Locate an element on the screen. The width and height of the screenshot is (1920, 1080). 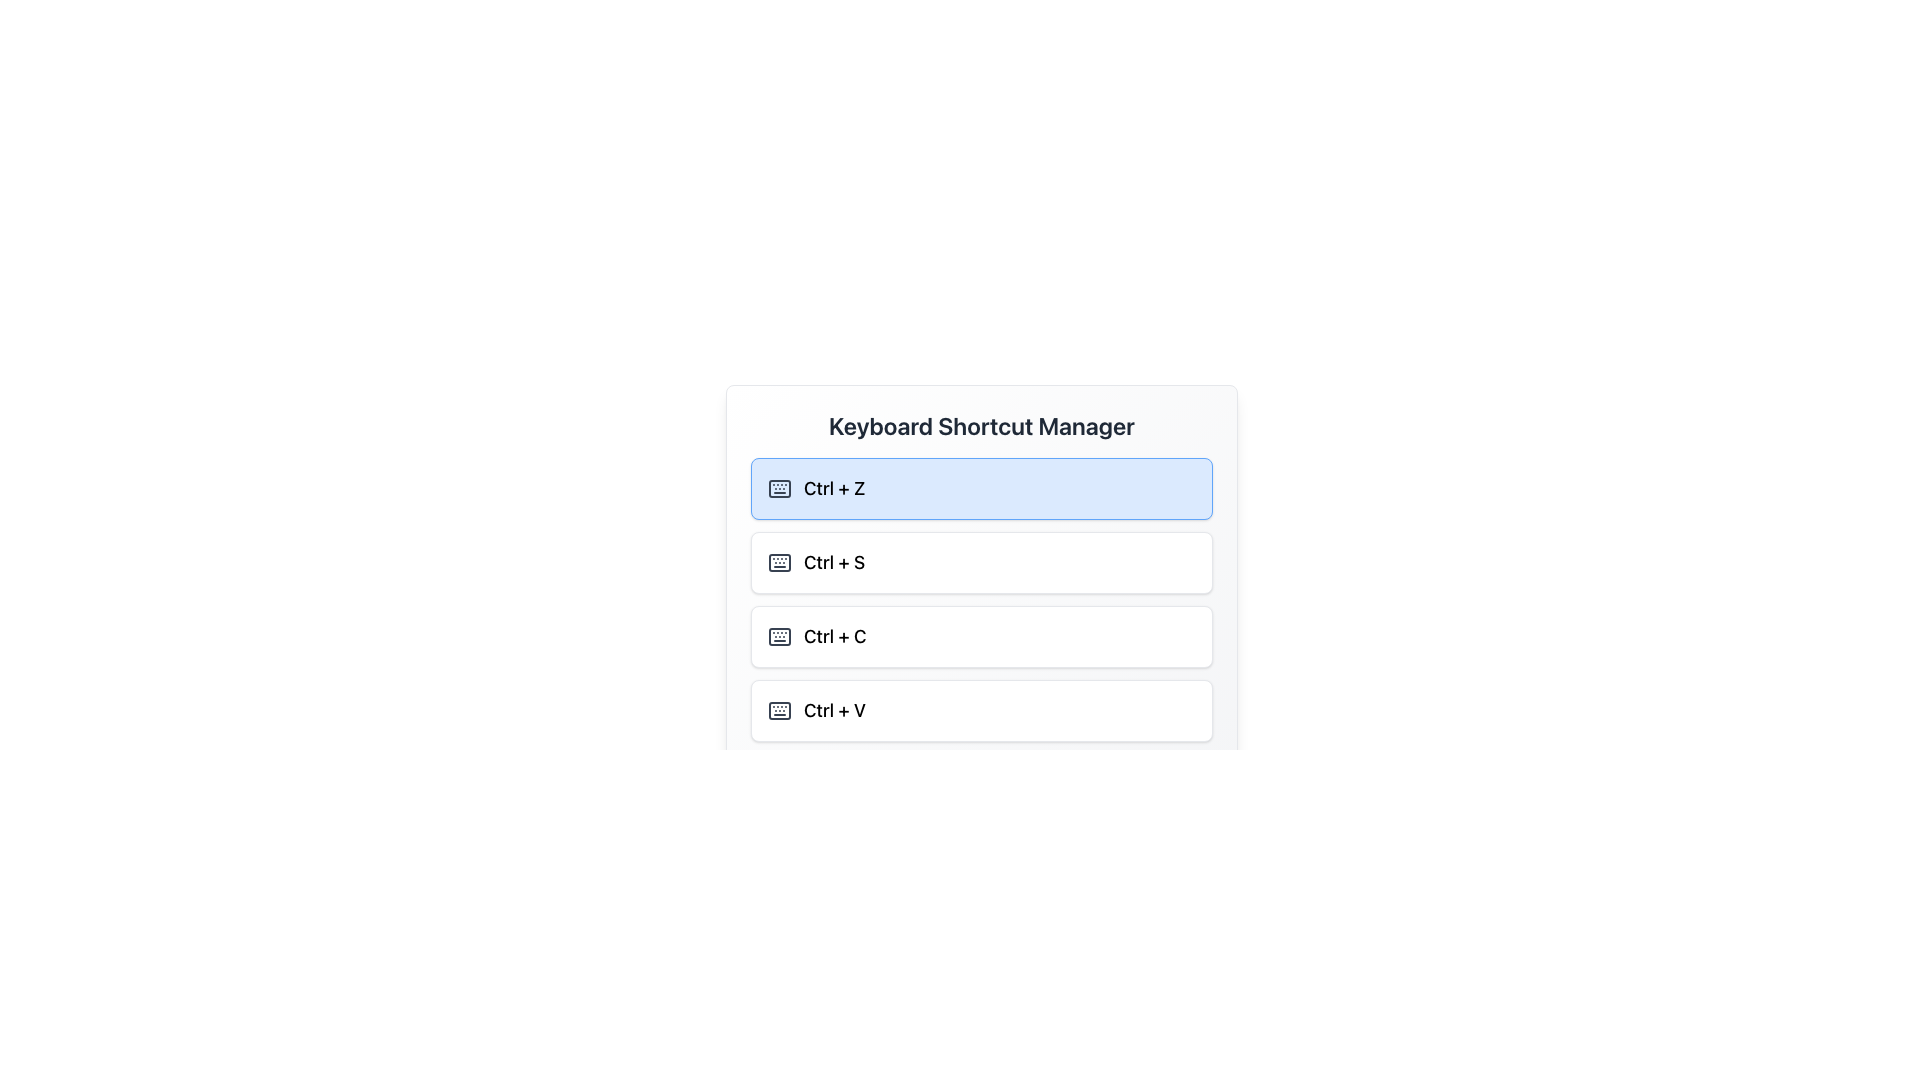
the keyboard icon for the 'Ctrl + Z' shortcut in the Keyboard Shortcut Manager, which is a gray rectangular element with rounded corners and an SVG design of a keyboard layout is located at coordinates (778, 709).